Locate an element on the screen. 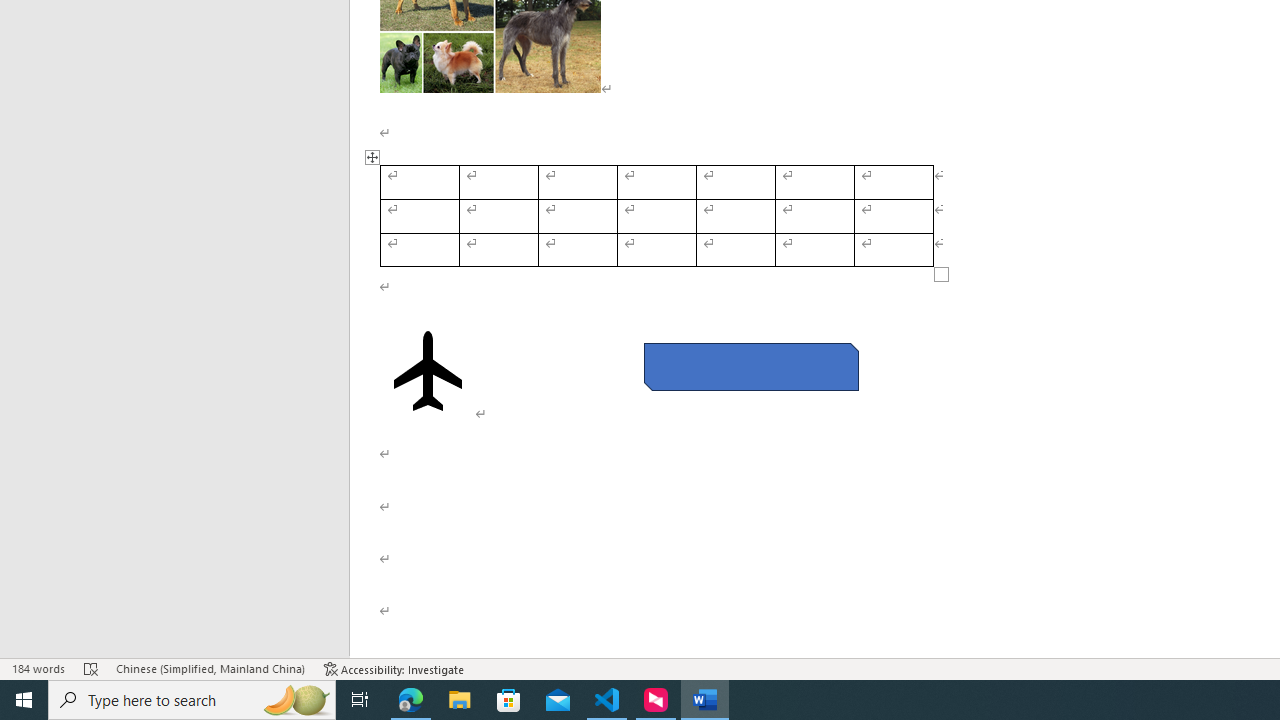 Image resolution: width=1280 pixels, height=720 pixels. 'Task View' is located at coordinates (359, 698).